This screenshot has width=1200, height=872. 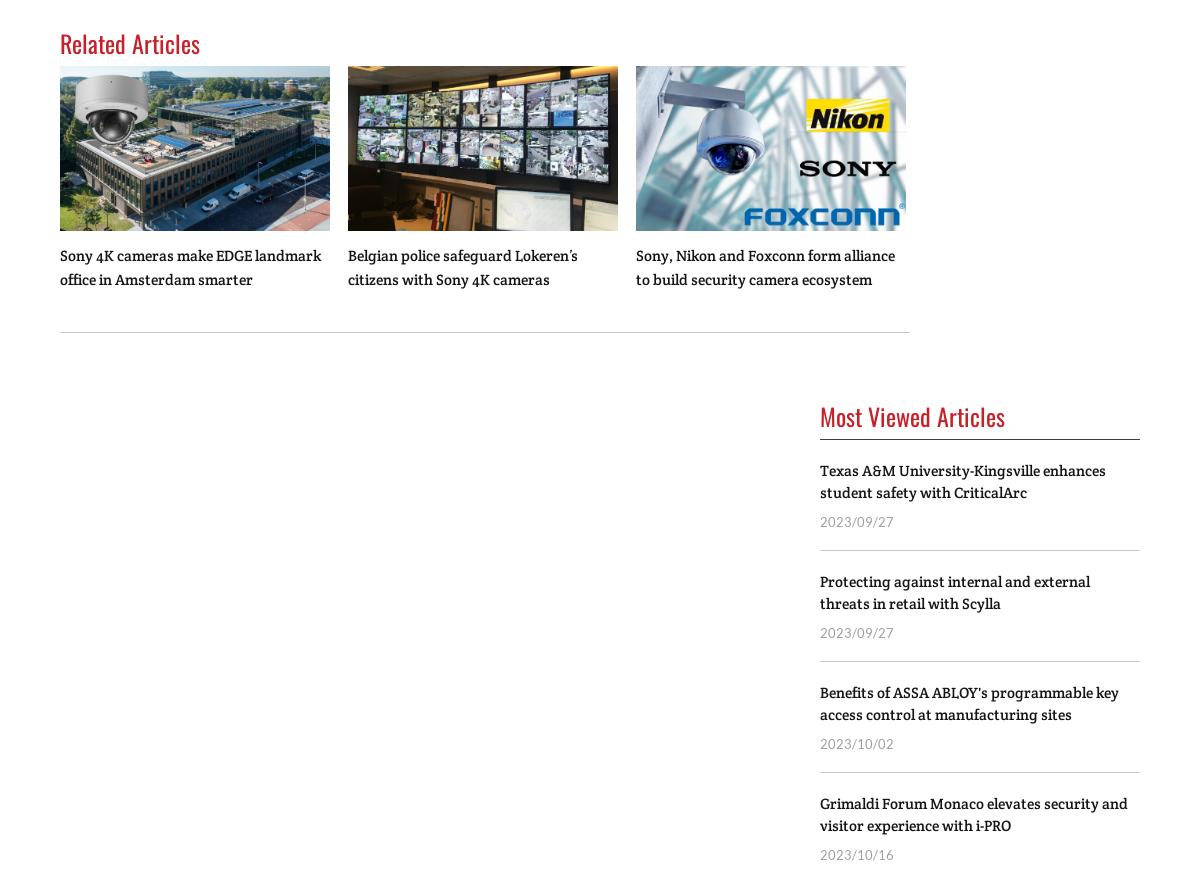 What do you see at coordinates (856, 854) in the screenshot?
I see `'2023/10/16'` at bounding box center [856, 854].